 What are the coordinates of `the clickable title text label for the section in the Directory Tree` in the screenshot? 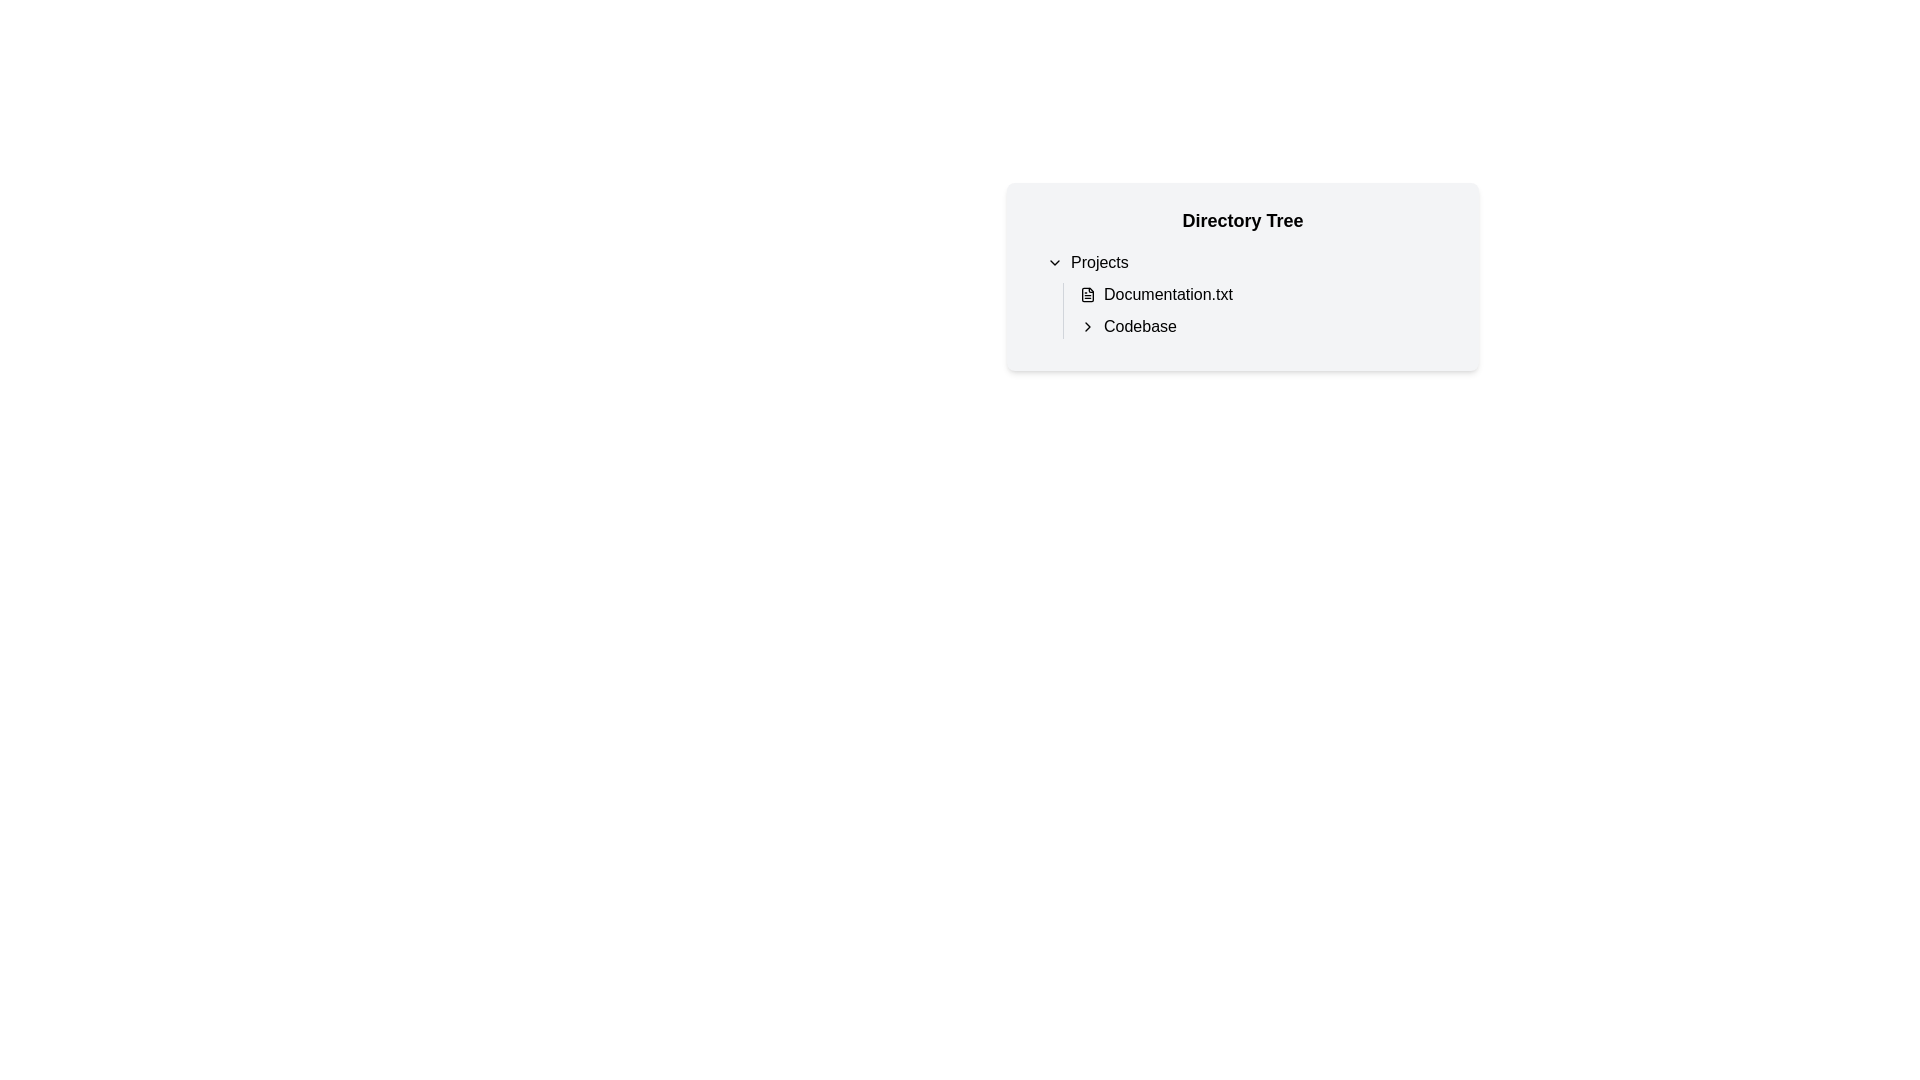 It's located at (1098, 261).